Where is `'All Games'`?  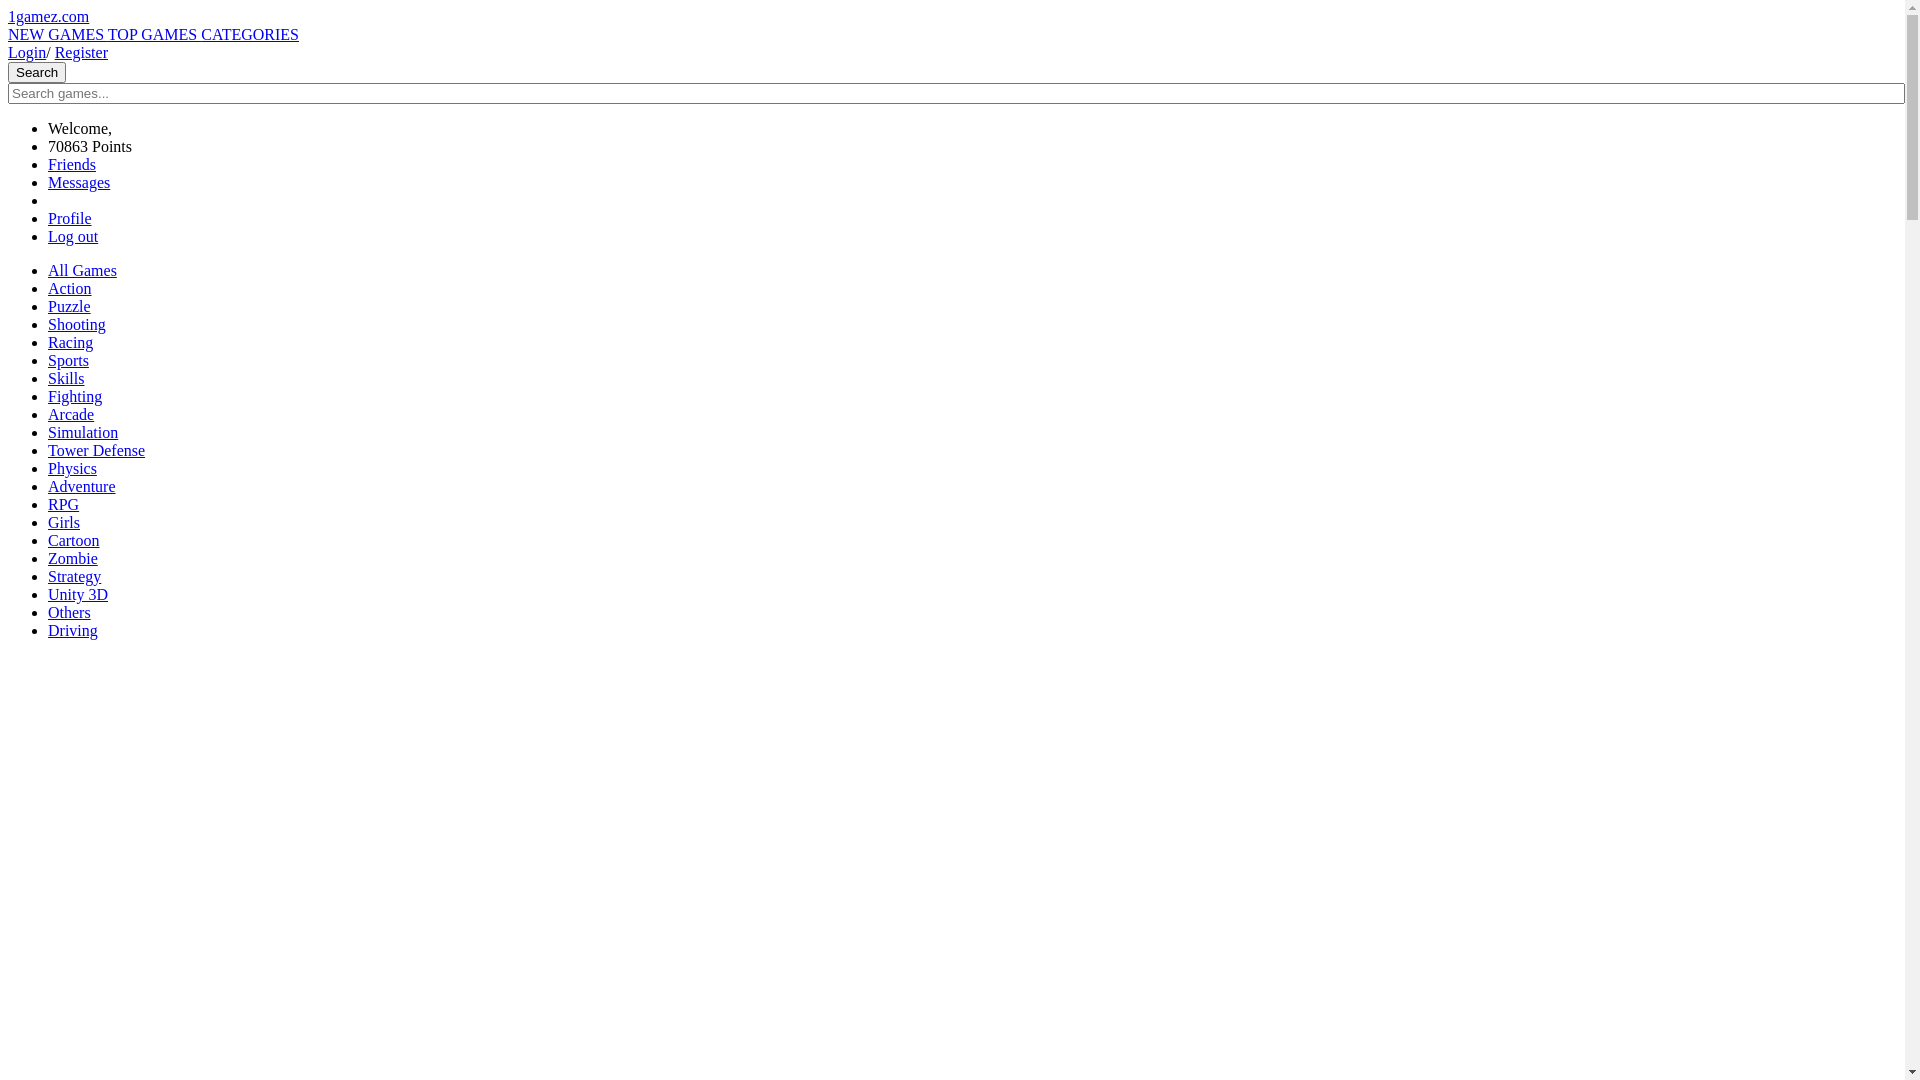
'All Games' is located at coordinates (81, 270).